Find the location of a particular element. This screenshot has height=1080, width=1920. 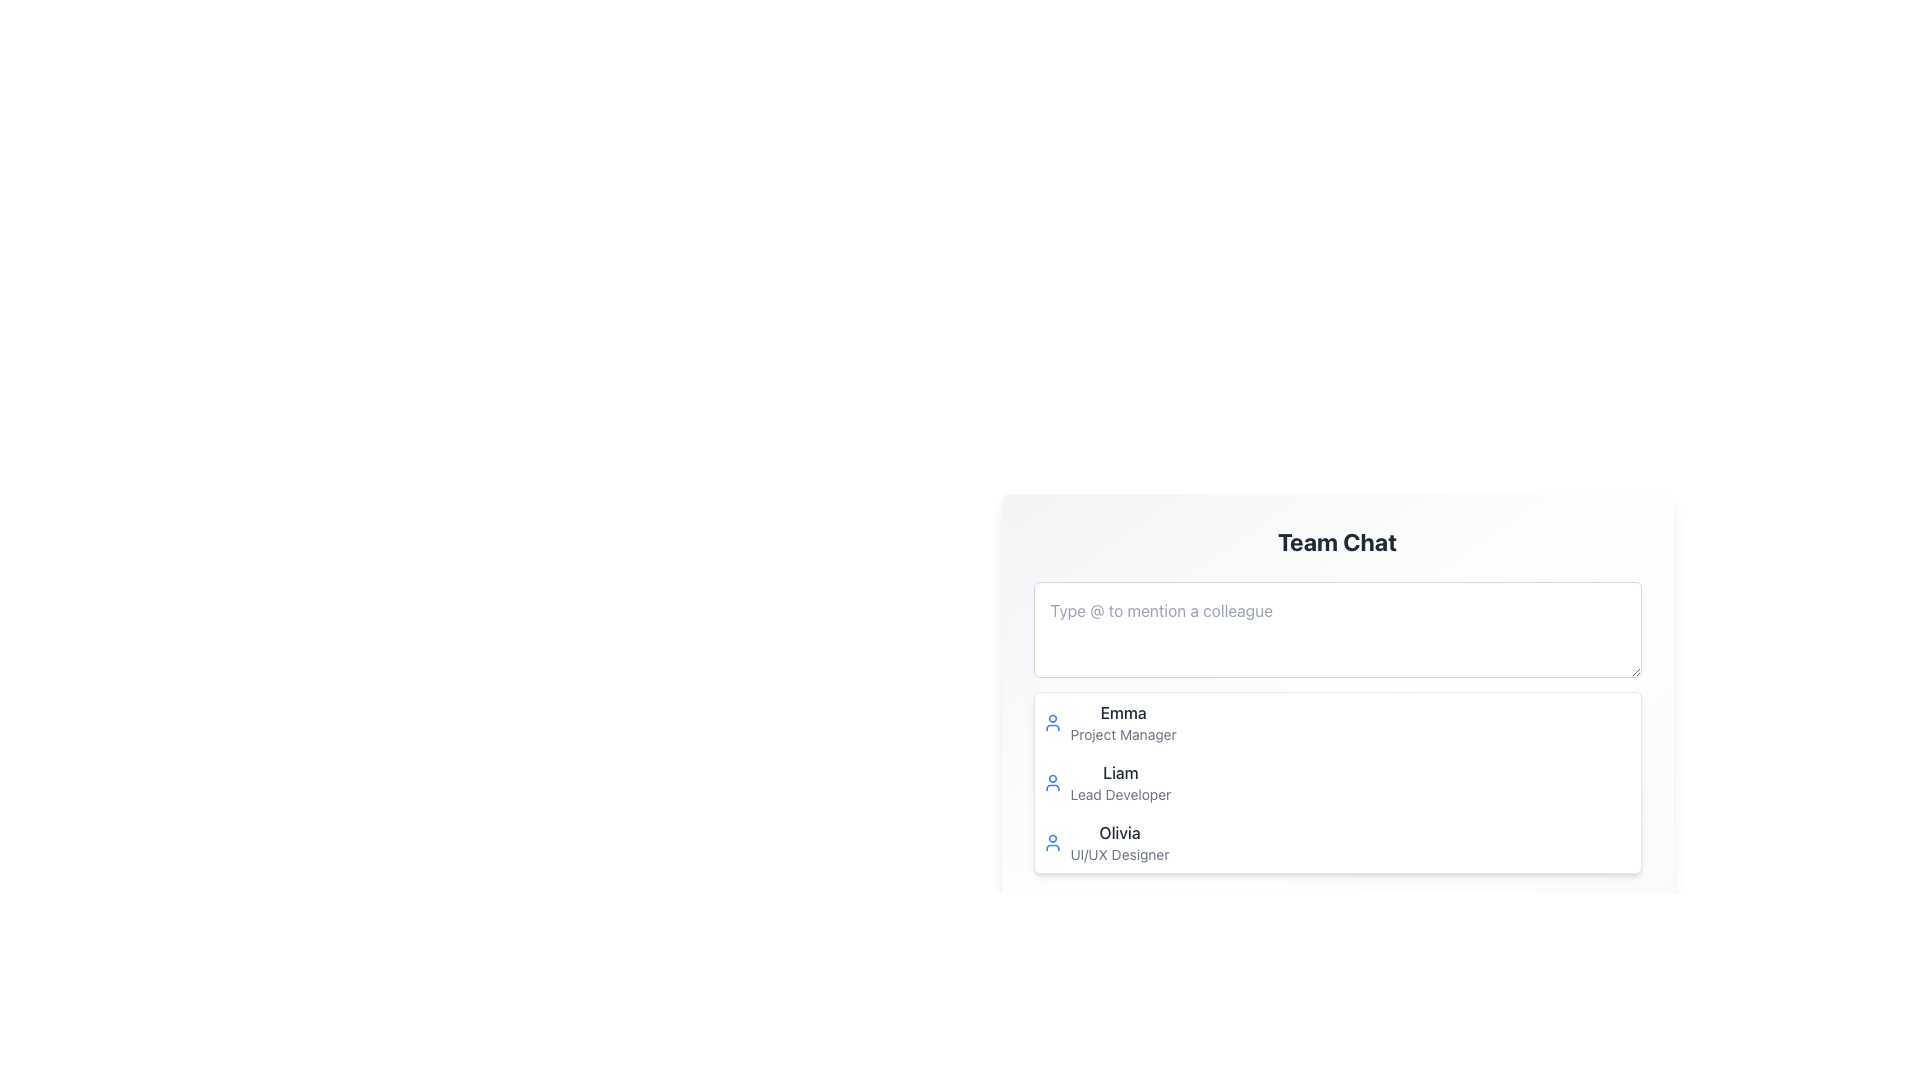

the center of the List Item element displaying 'Liam', the Lead Developer is located at coordinates (1120, 782).